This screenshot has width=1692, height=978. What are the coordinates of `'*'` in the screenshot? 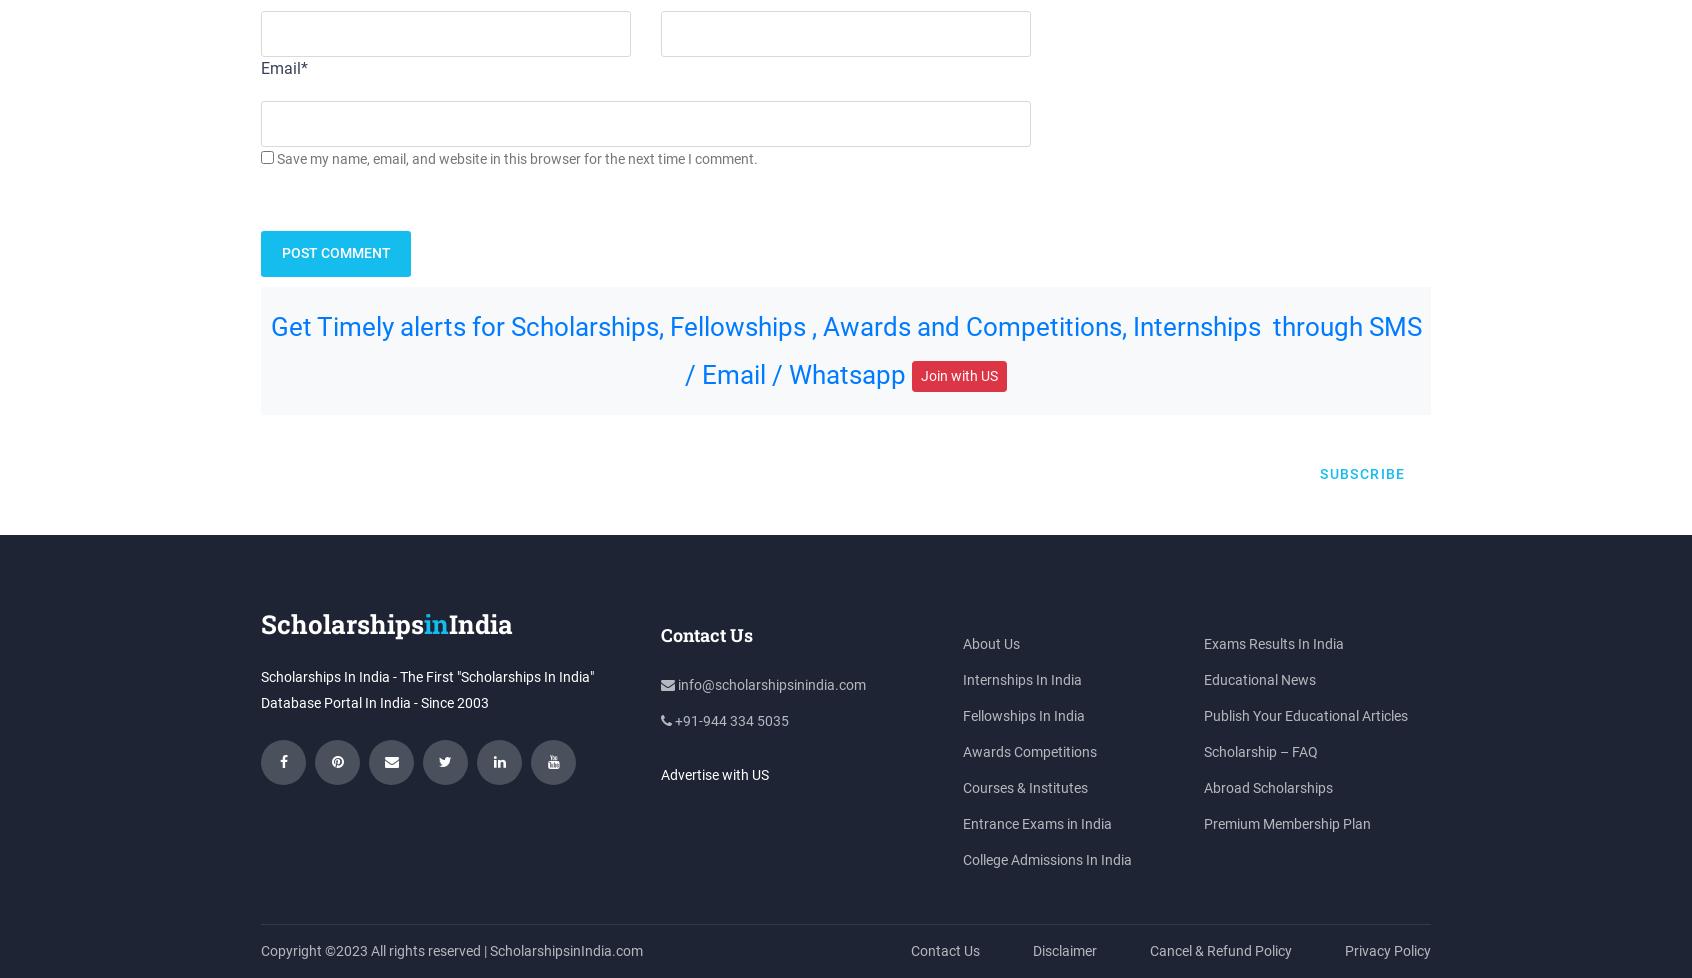 It's located at (303, 68).